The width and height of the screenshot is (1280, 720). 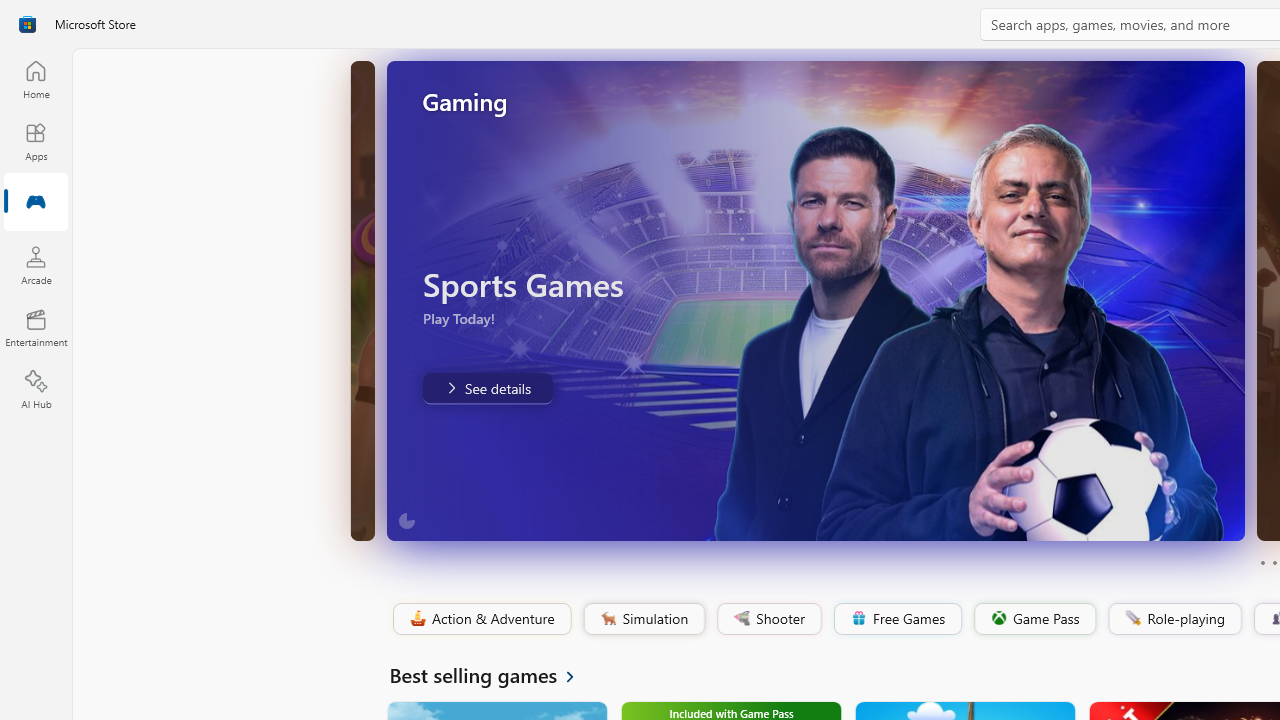 I want to click on 'Entertainment', so click(x=35, y=326).